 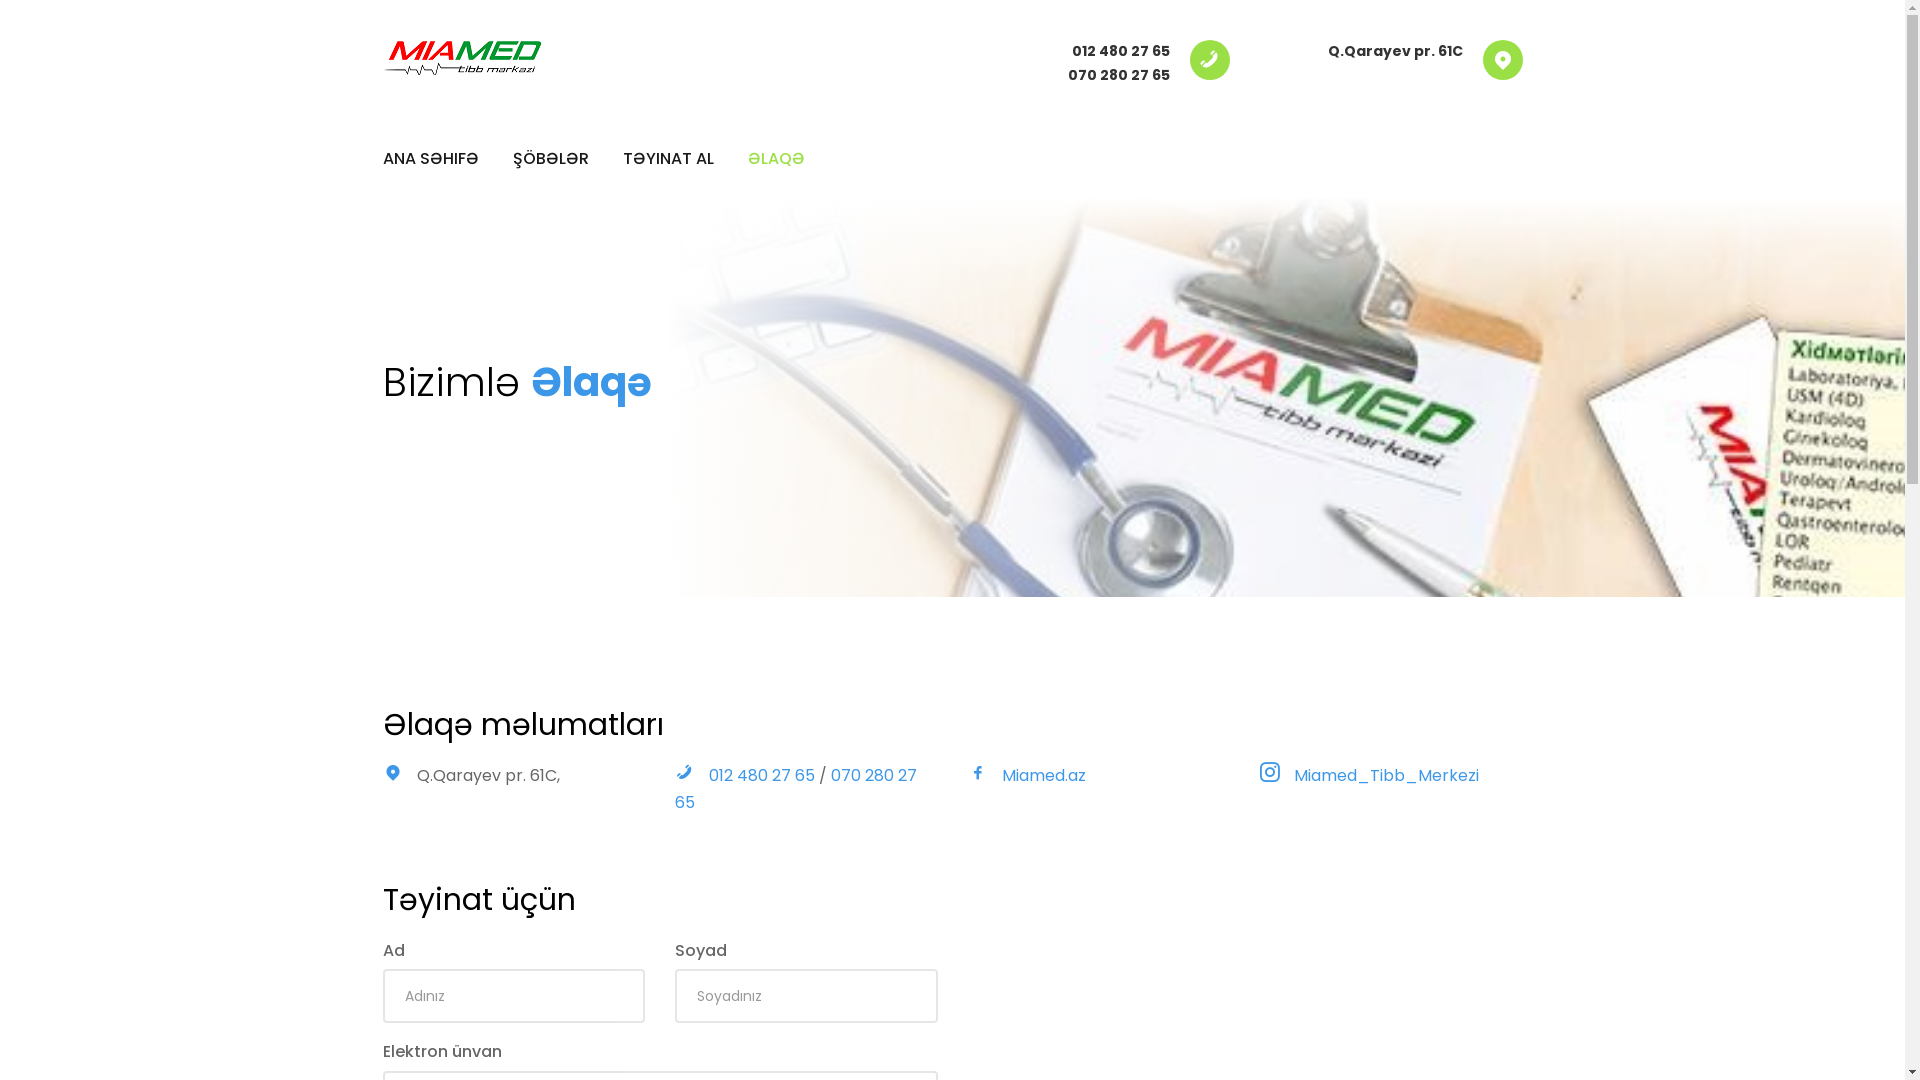 What do you see at coordinates (1042, 774) in the screenshot?
I see `'Miamed.az'` at bounding box center [1042, 774].